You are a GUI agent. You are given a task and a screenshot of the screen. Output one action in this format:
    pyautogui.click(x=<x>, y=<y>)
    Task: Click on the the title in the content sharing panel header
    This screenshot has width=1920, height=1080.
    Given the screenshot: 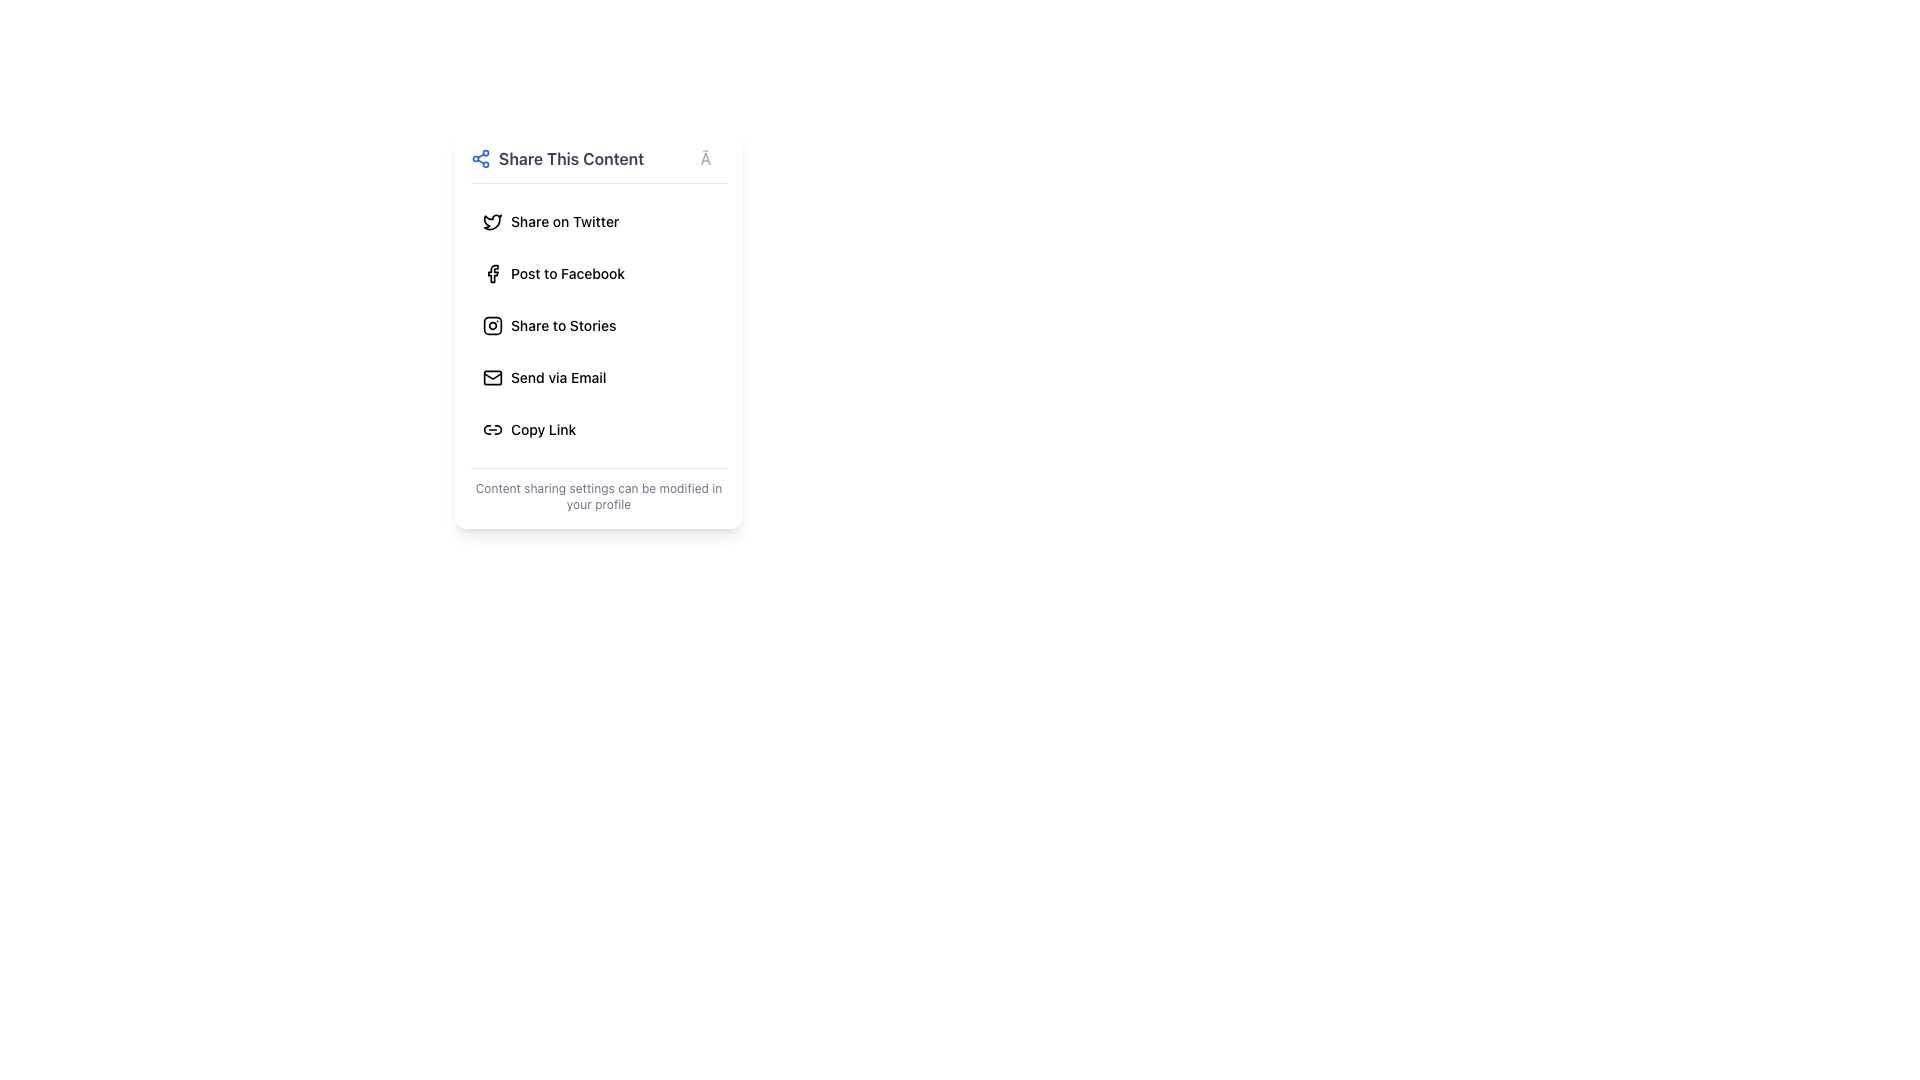 What is the action you would take?
    pyautogui.click(x=598, y=164)
    